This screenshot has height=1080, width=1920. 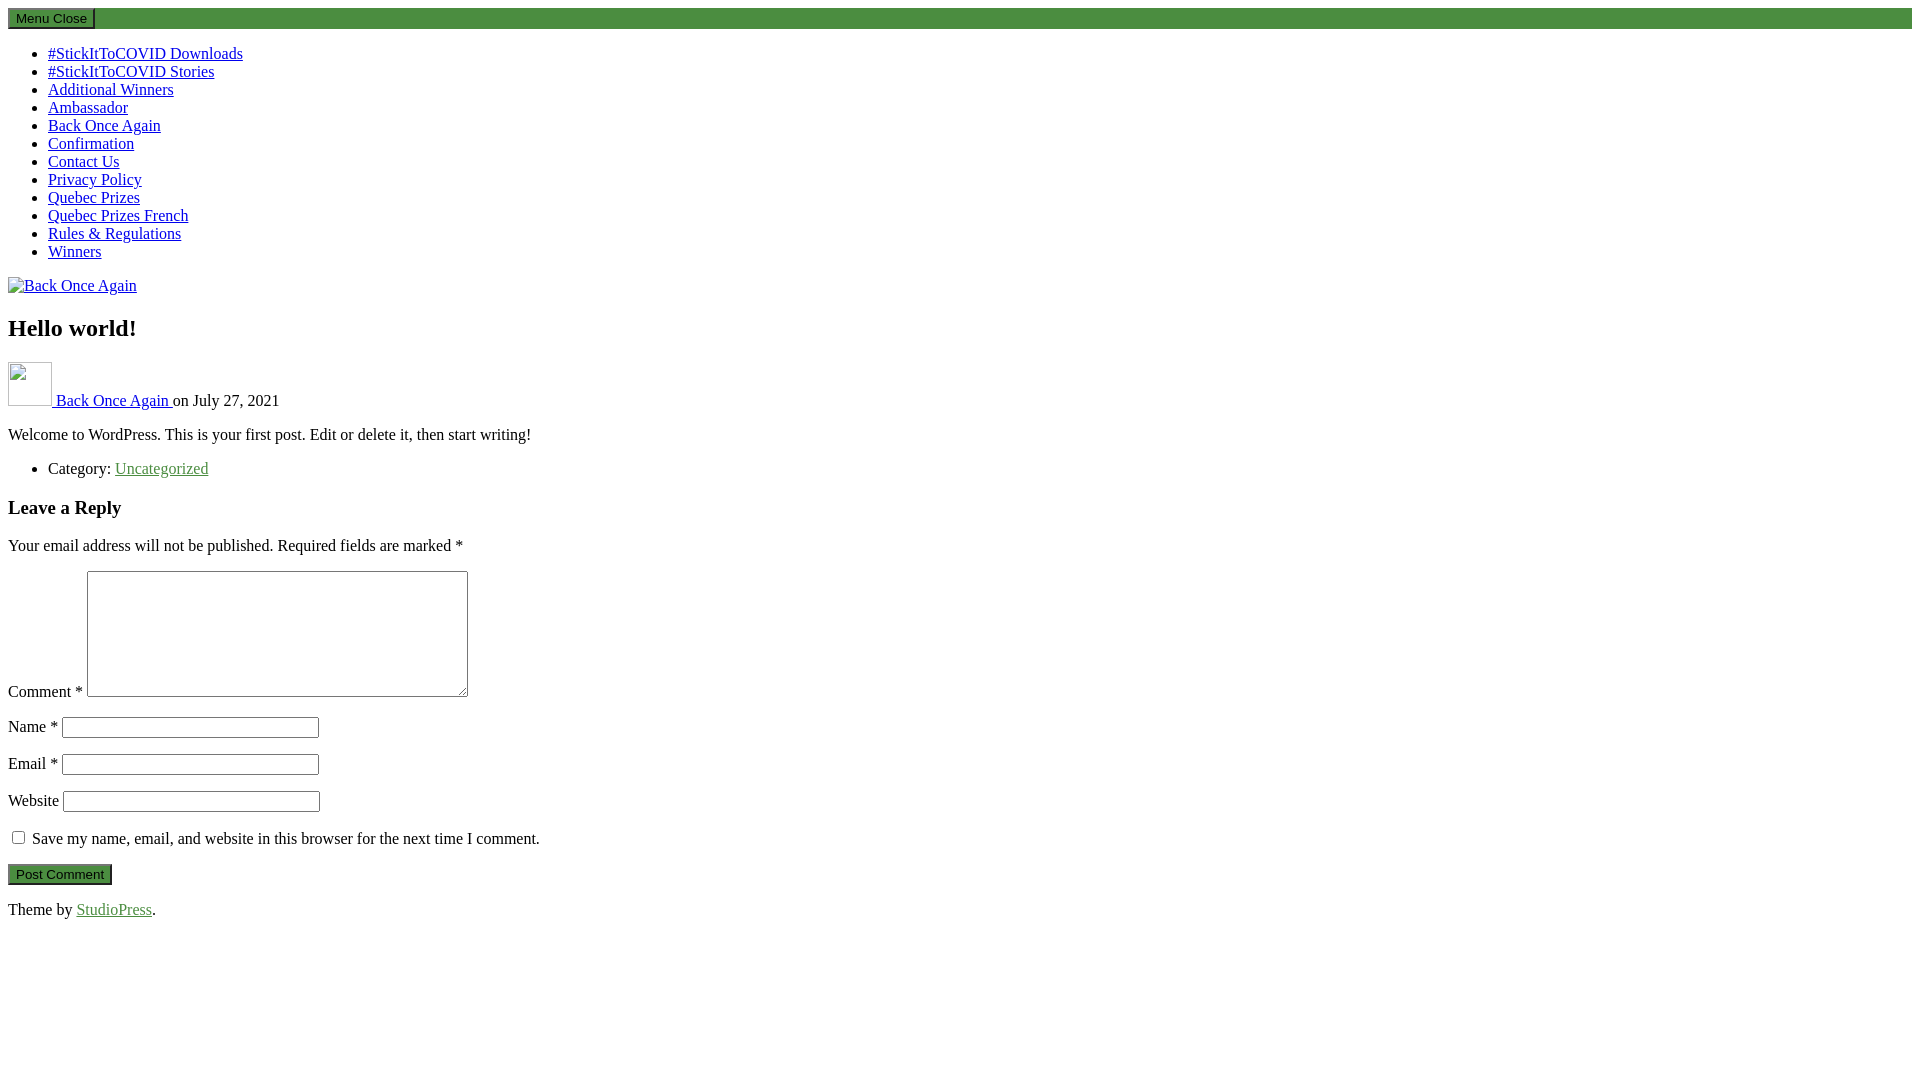 I want to click on 'Back Once Again', so click(x=103, y=125).